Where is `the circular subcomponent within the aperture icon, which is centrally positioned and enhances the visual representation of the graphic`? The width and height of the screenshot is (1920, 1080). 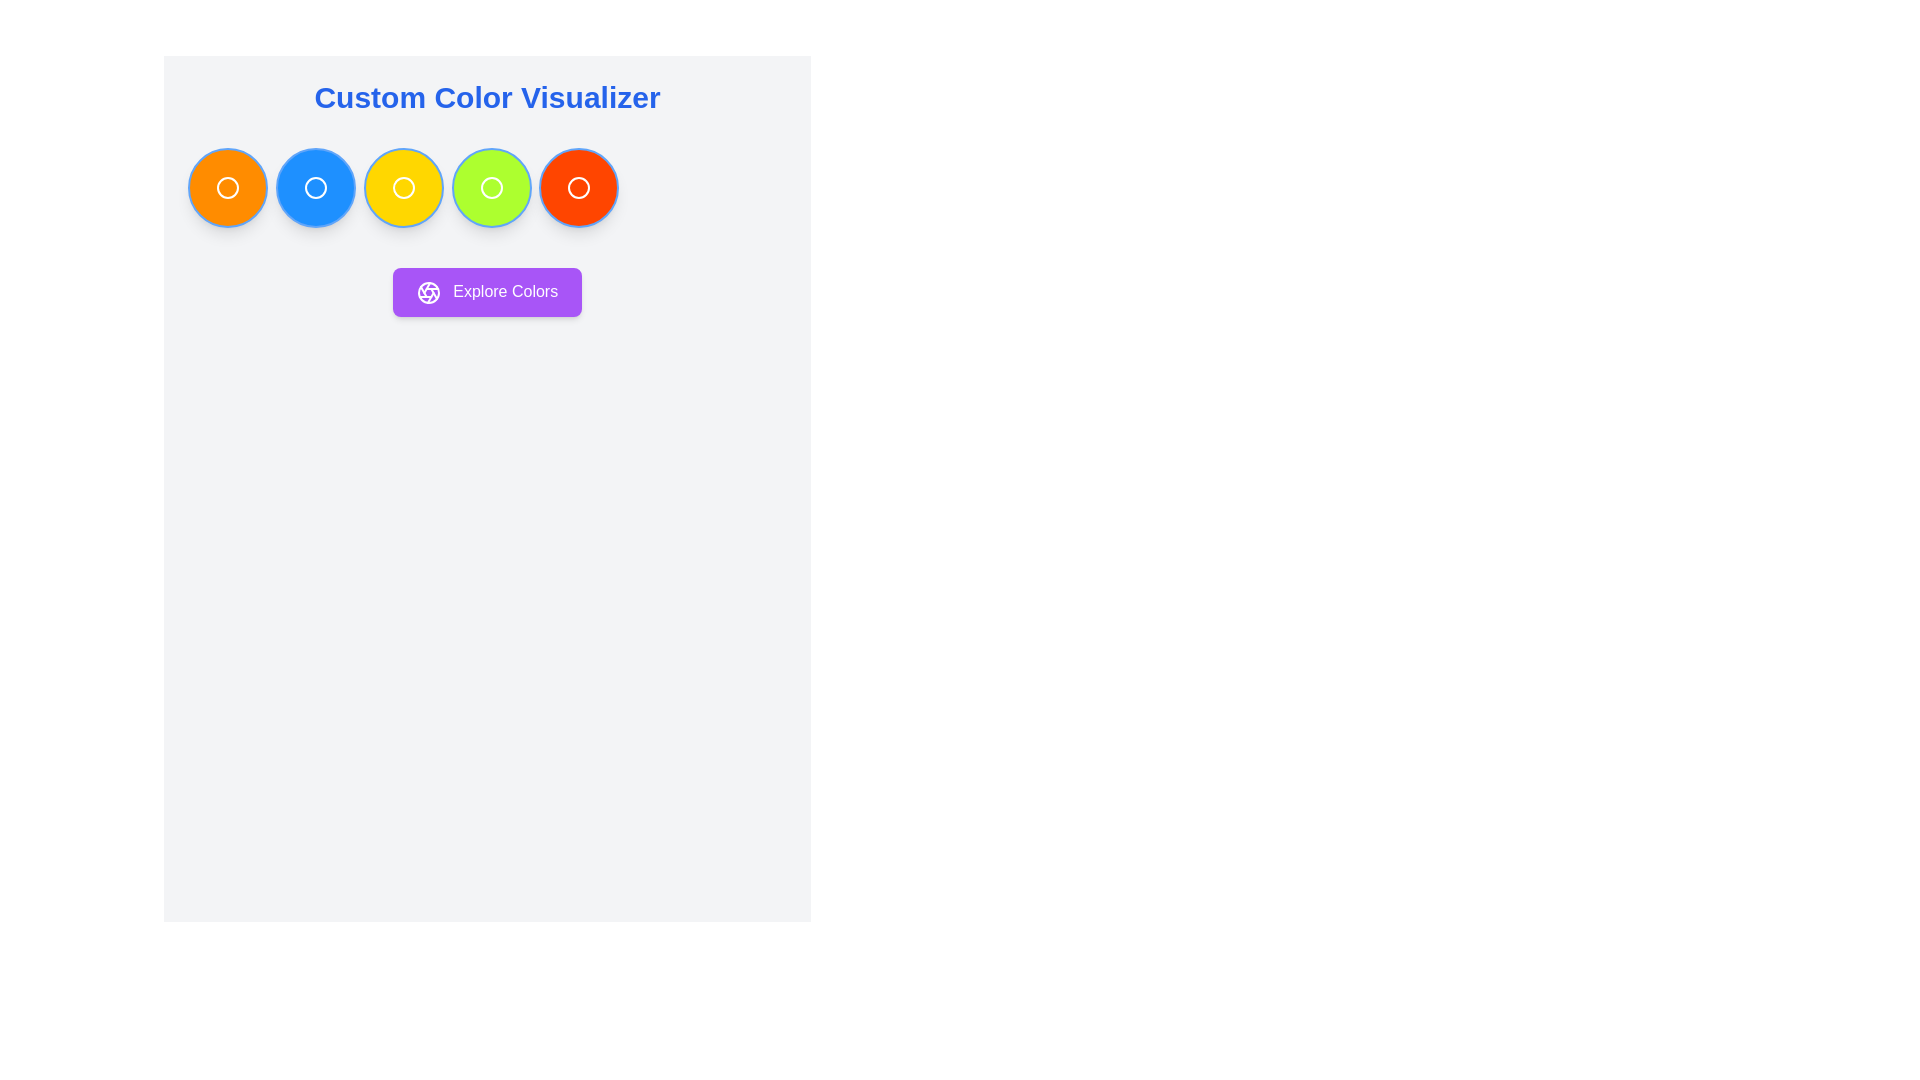
the circular subcomponent within the aperture icon, which is centrally positioned and enhances the visual representation of the graphic is located at coordinates (427, 292).